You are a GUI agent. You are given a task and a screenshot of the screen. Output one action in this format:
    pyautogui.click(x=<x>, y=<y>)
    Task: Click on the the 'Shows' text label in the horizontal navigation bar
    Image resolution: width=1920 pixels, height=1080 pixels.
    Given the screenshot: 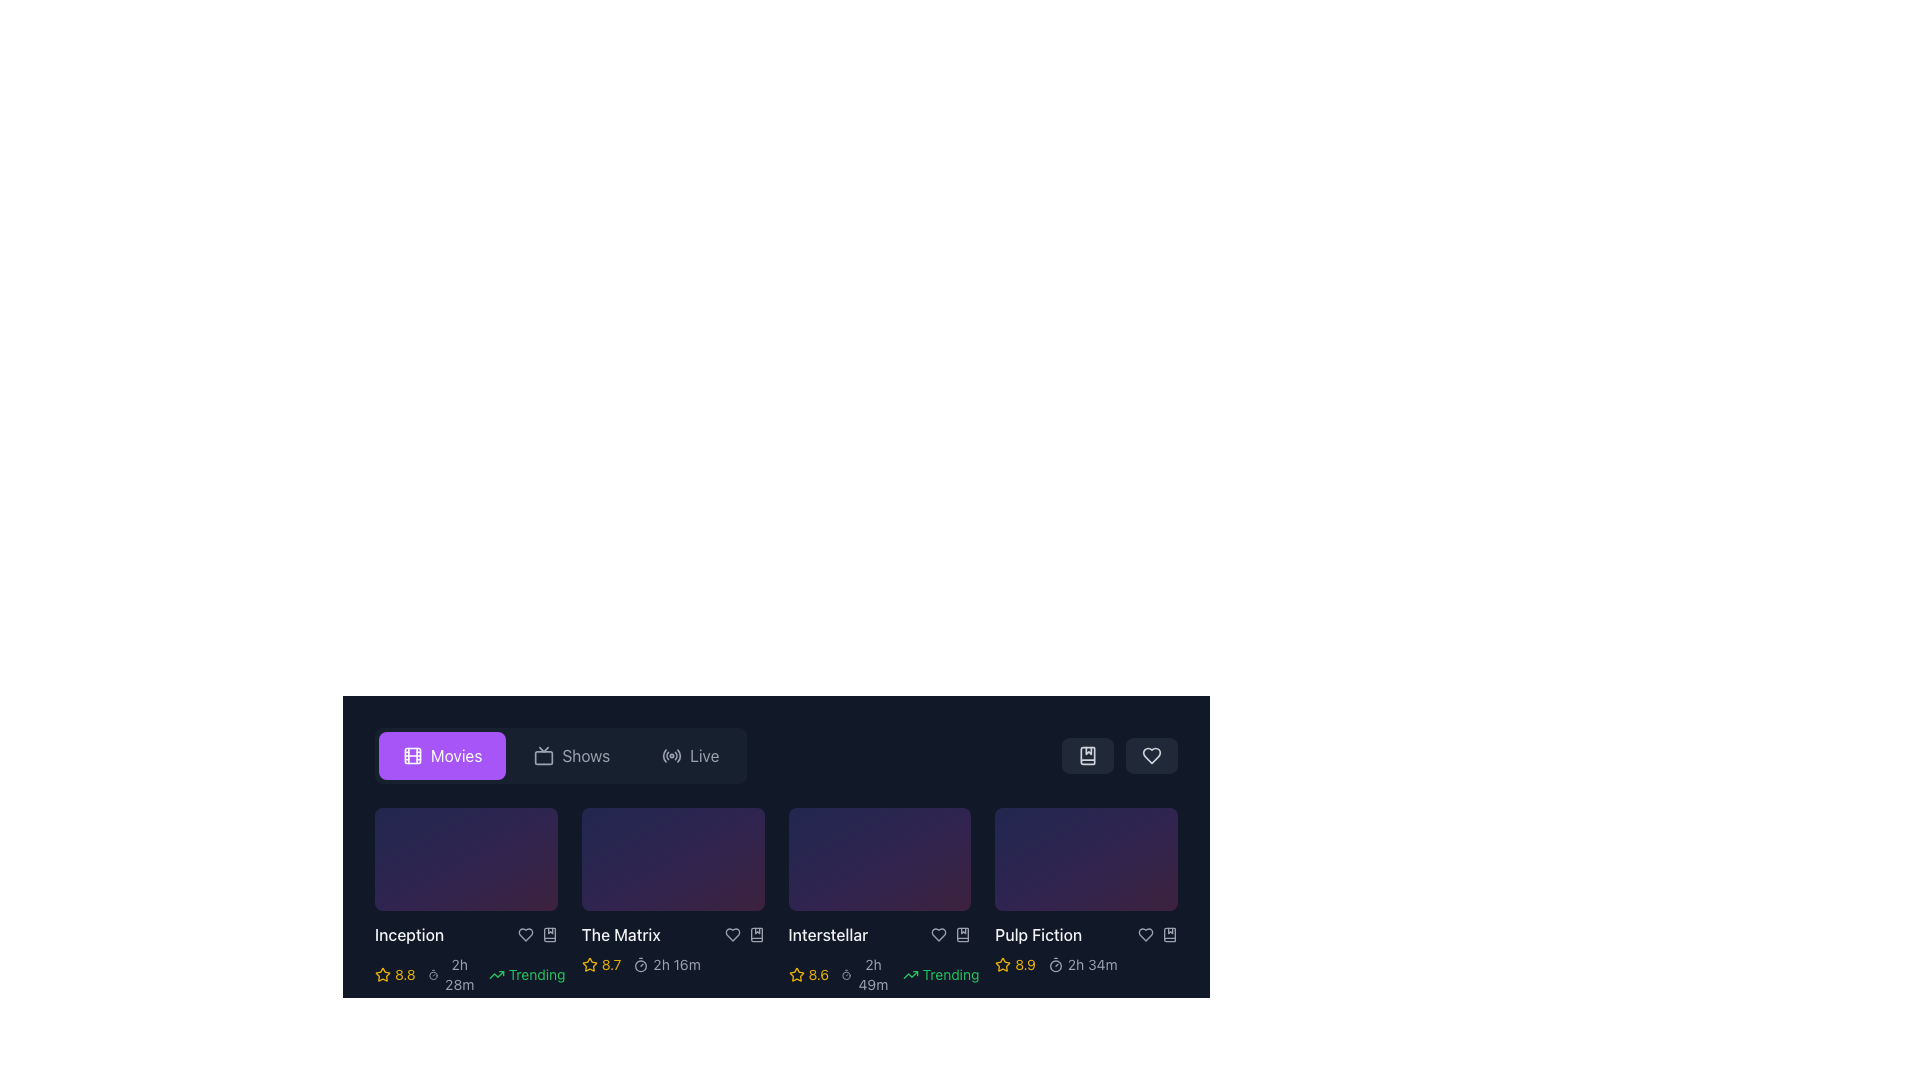 What is the action you would take?
    pyautogui.click(x=585, y=756)
    